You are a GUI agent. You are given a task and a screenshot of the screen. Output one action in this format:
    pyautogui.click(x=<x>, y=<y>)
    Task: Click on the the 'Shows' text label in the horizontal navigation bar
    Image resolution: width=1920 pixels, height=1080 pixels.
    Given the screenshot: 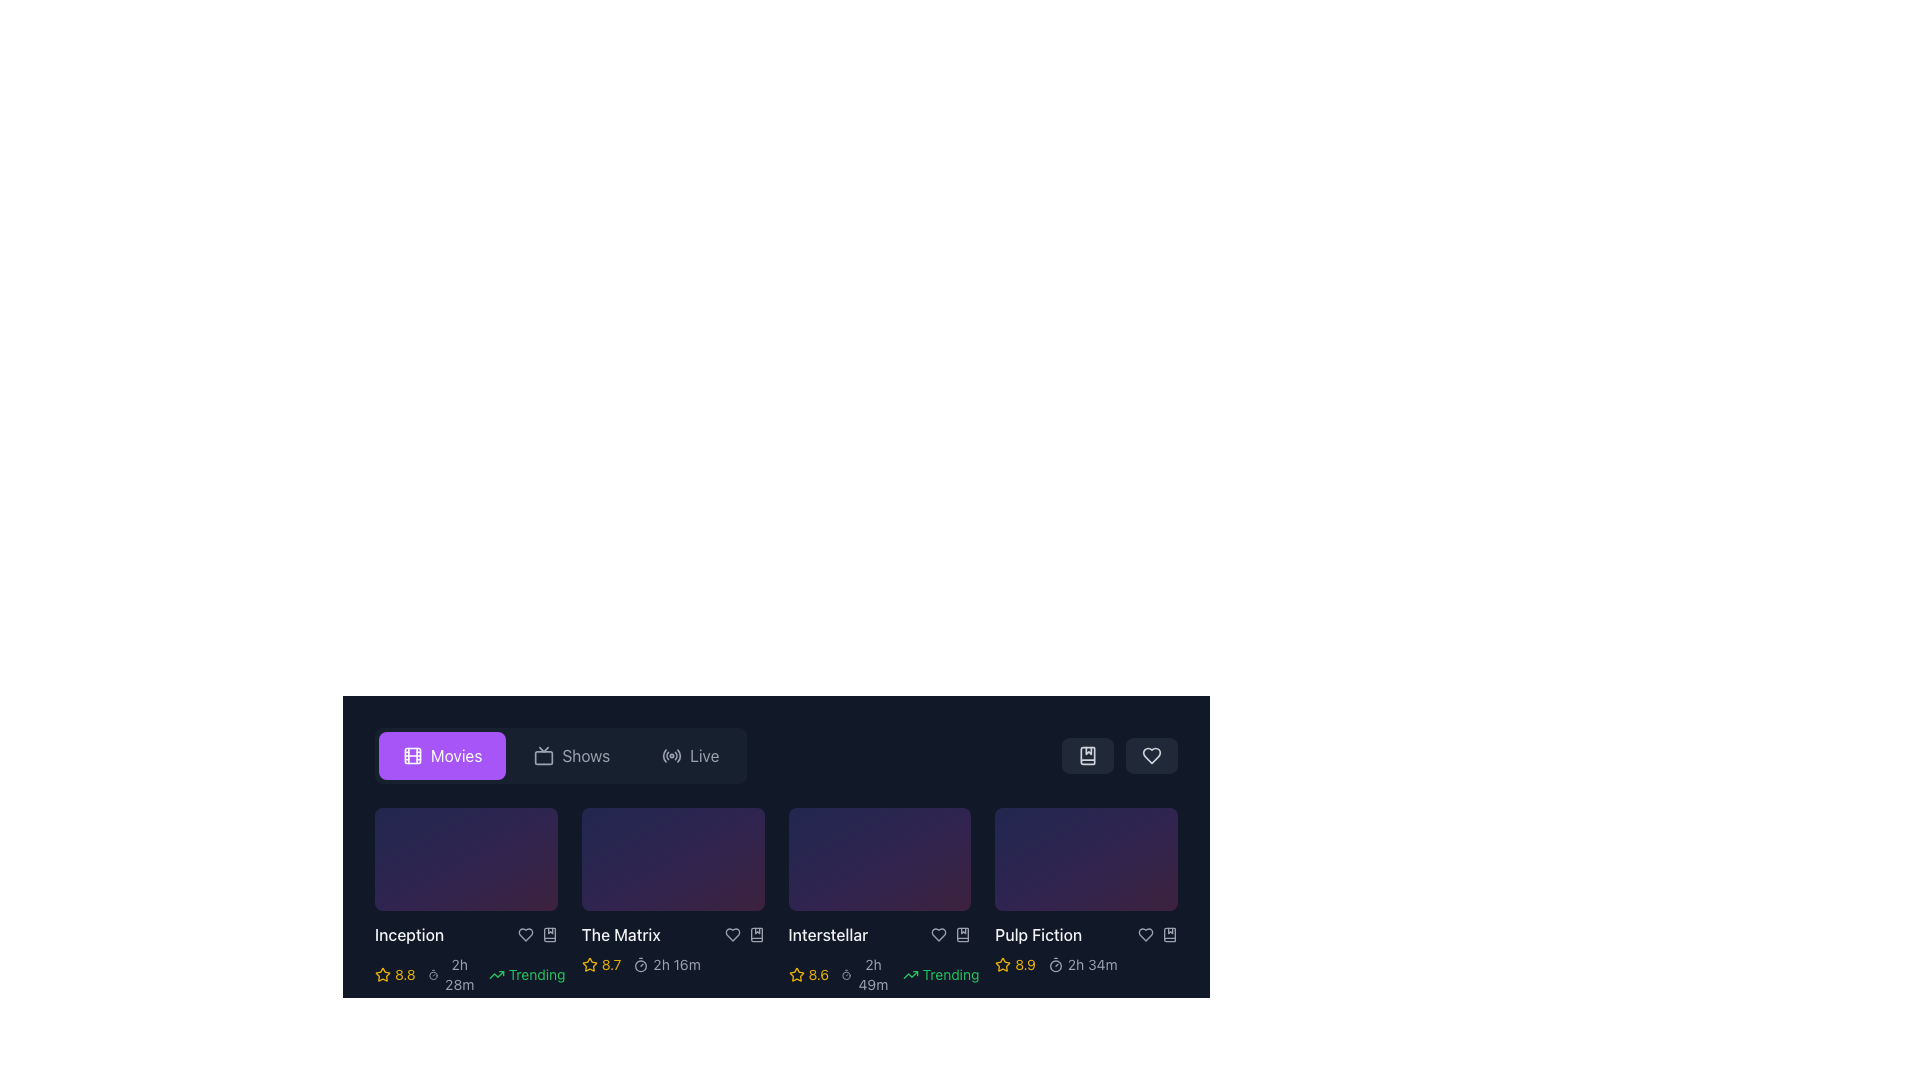 What is the action you would take?
    pyautogui.click(x=585, y=756)
    